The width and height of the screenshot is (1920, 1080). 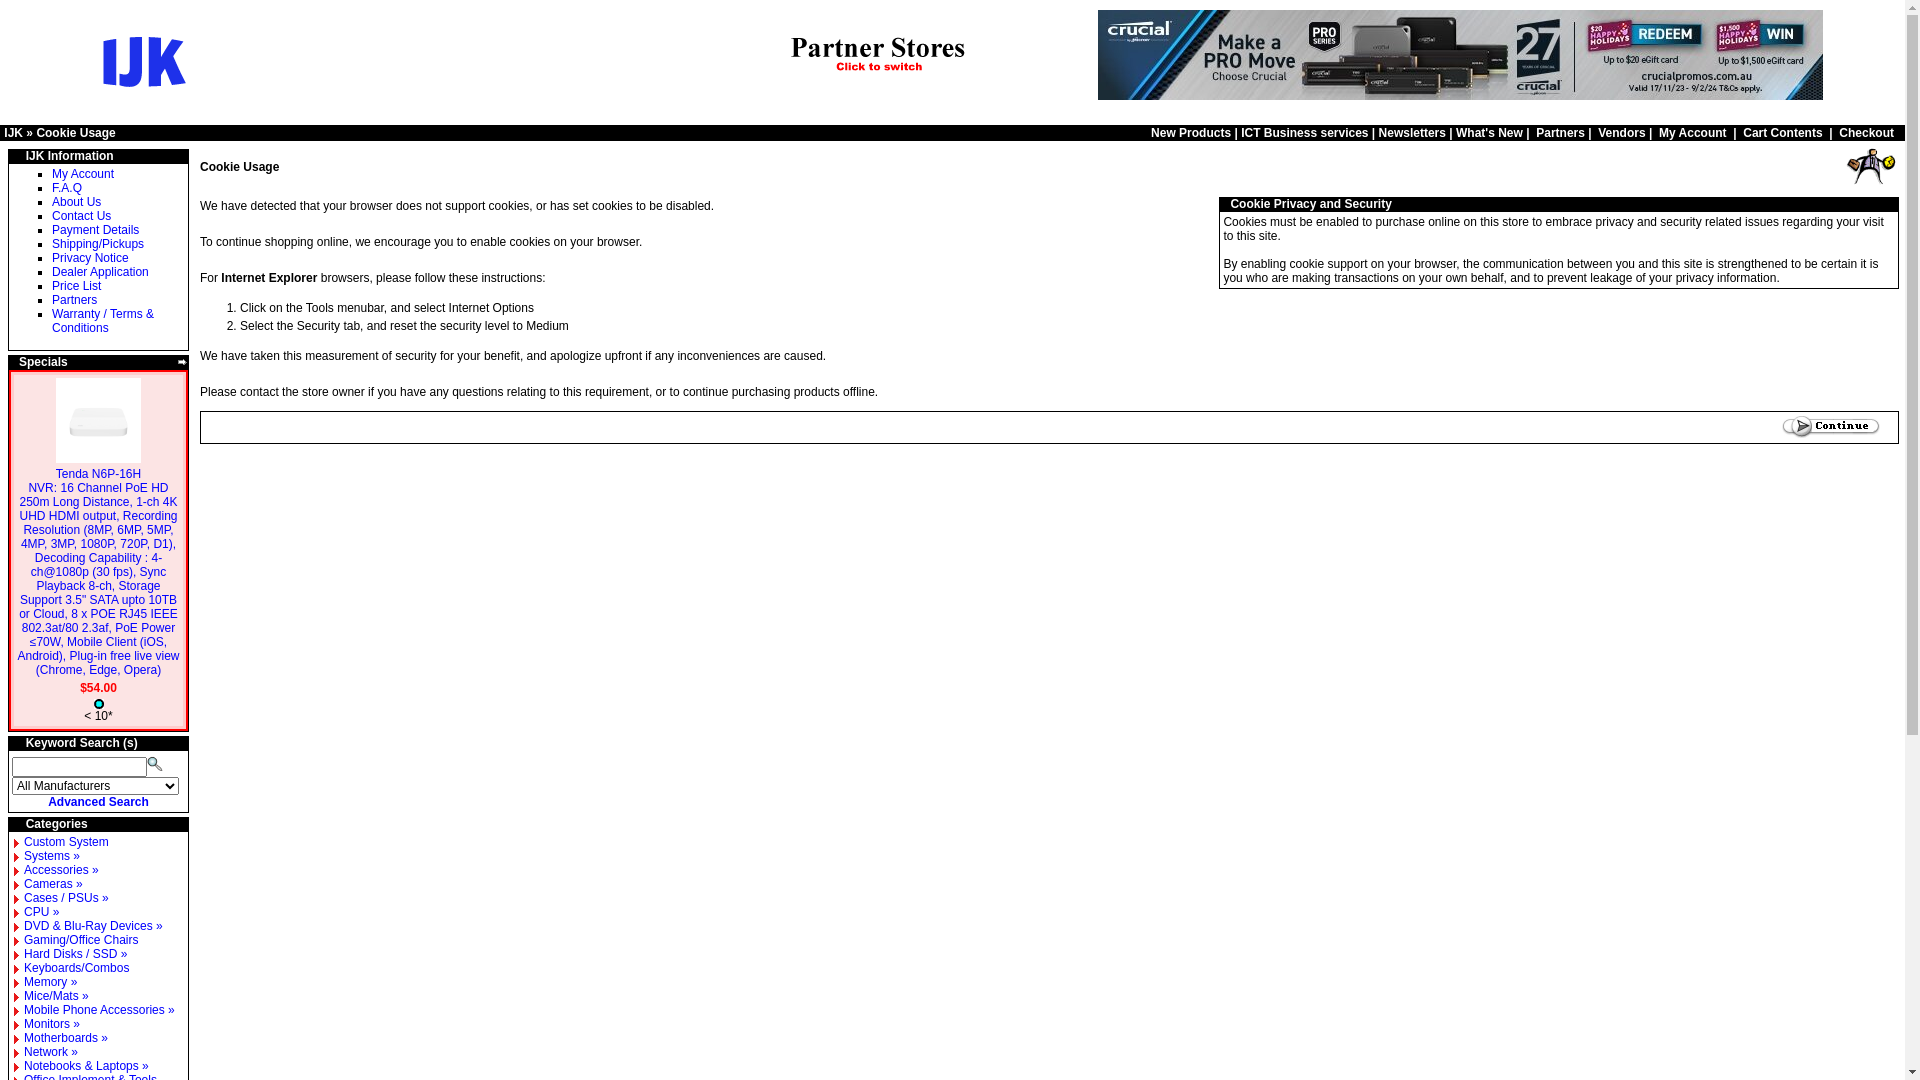 What do you see at coordinates (52, 188) in the screenshot?
I see `'F.A.Q'` at bounding box center [52, 188].